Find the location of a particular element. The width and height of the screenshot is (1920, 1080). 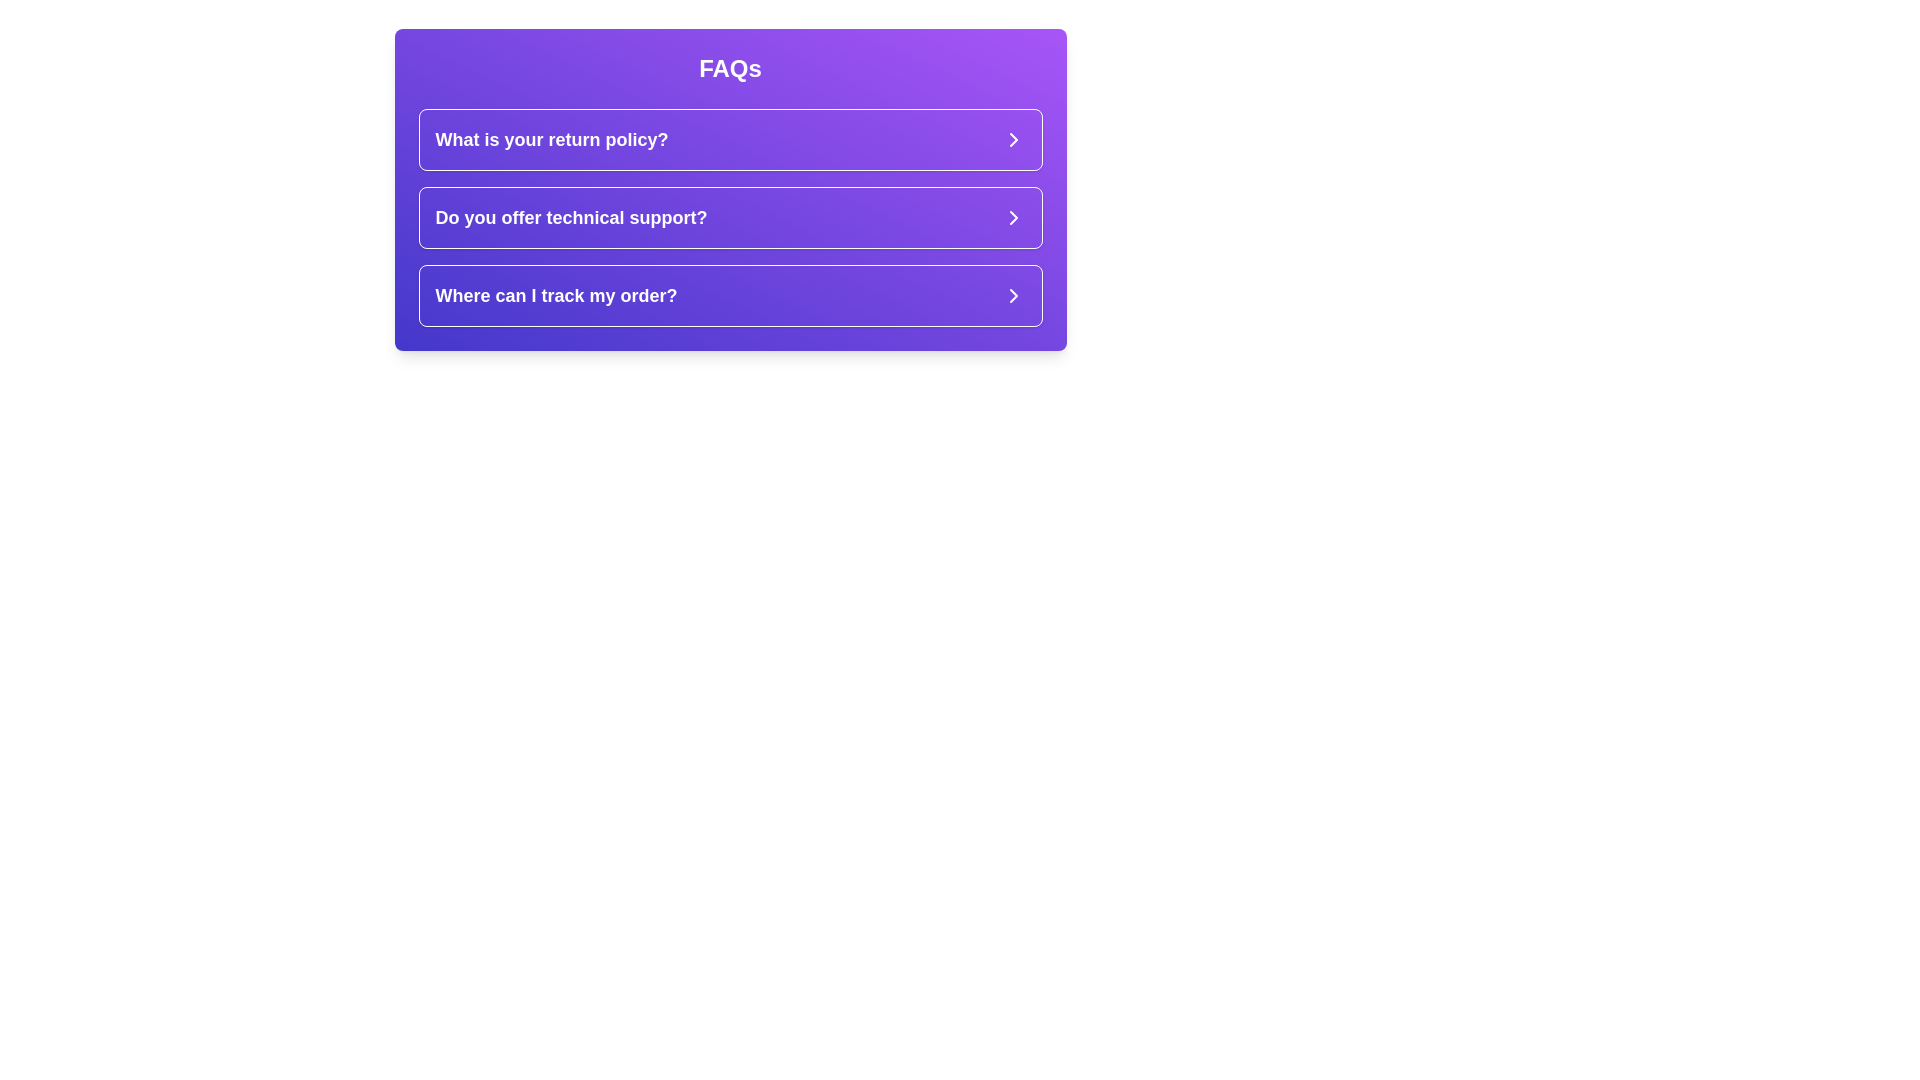

the interactive list item that asks 'Do you offer technical support?' for accessibility navigation is located at coordinates (729, 218).